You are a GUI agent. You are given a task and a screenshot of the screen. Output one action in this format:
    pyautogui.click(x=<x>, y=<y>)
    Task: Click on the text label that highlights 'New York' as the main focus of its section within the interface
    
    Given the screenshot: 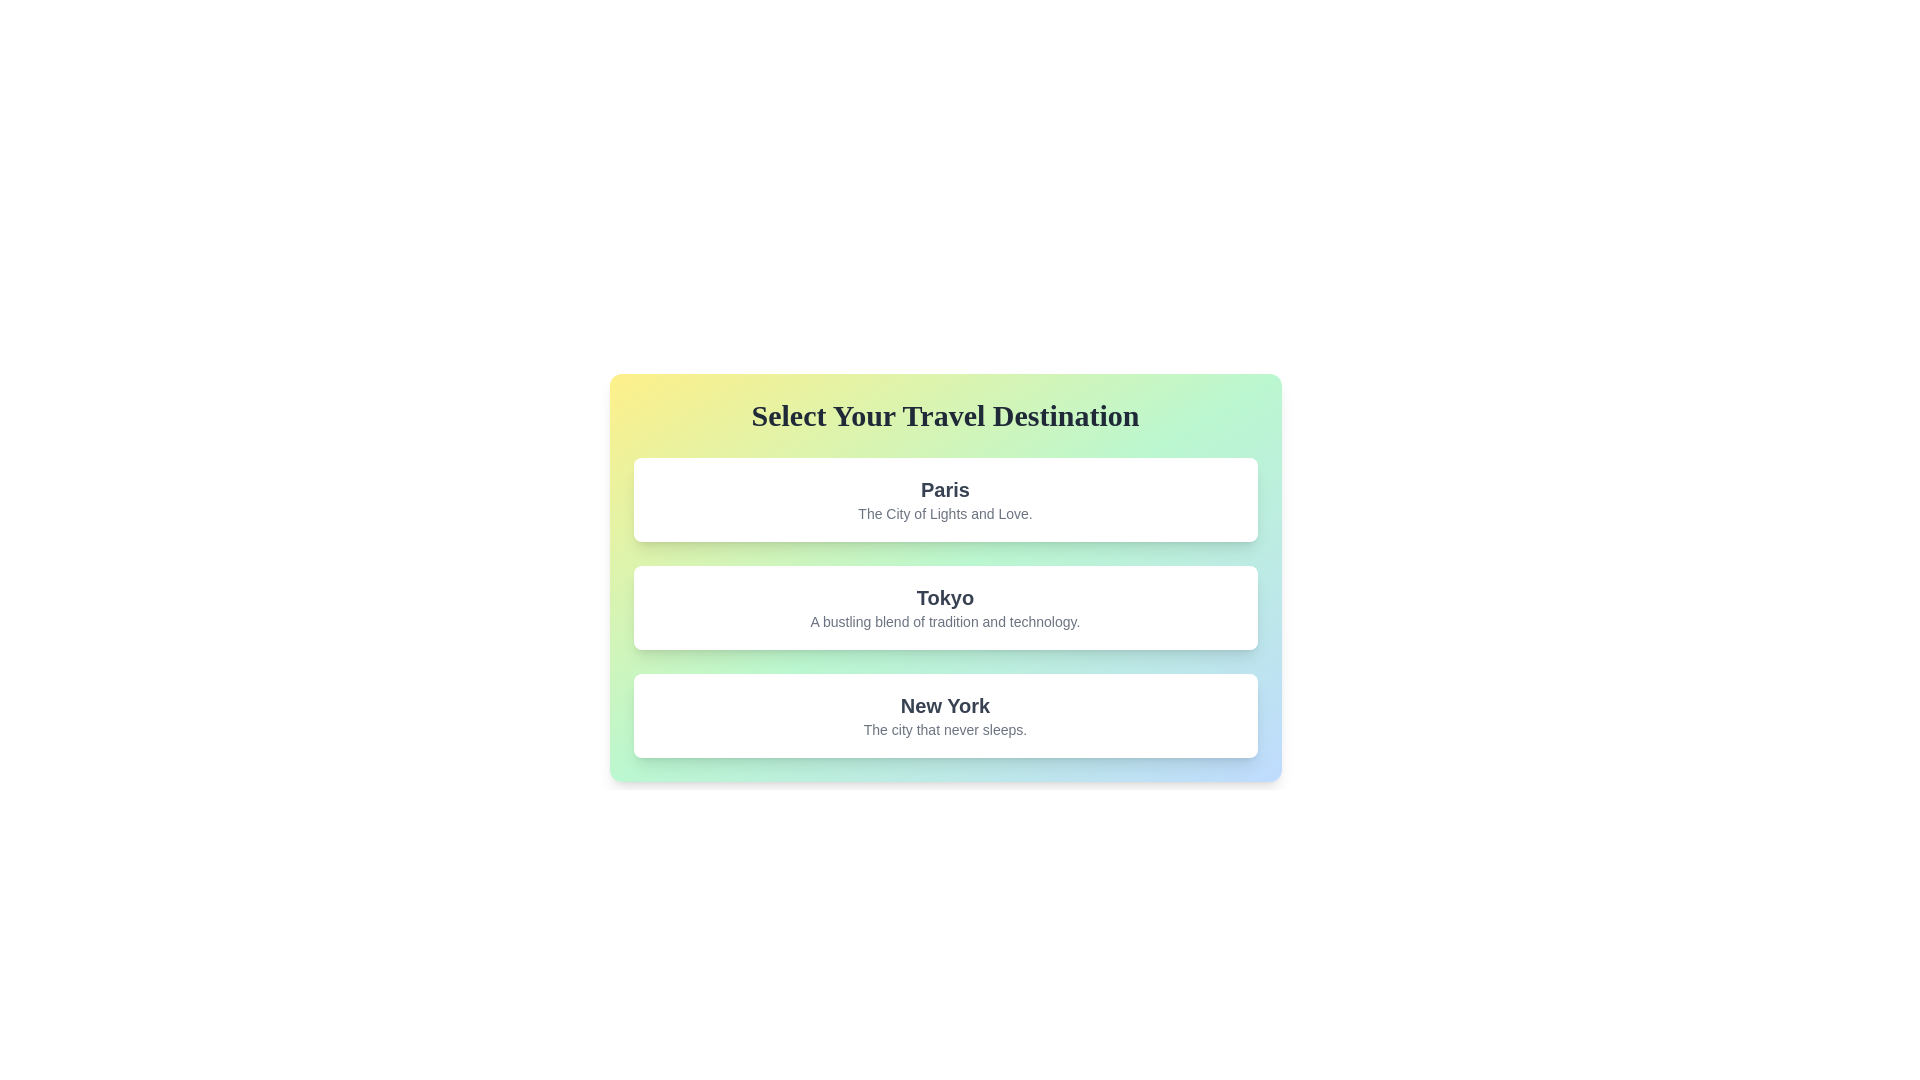 What is the action you would take?
    pyautogui.click(x=944, y=704)
    